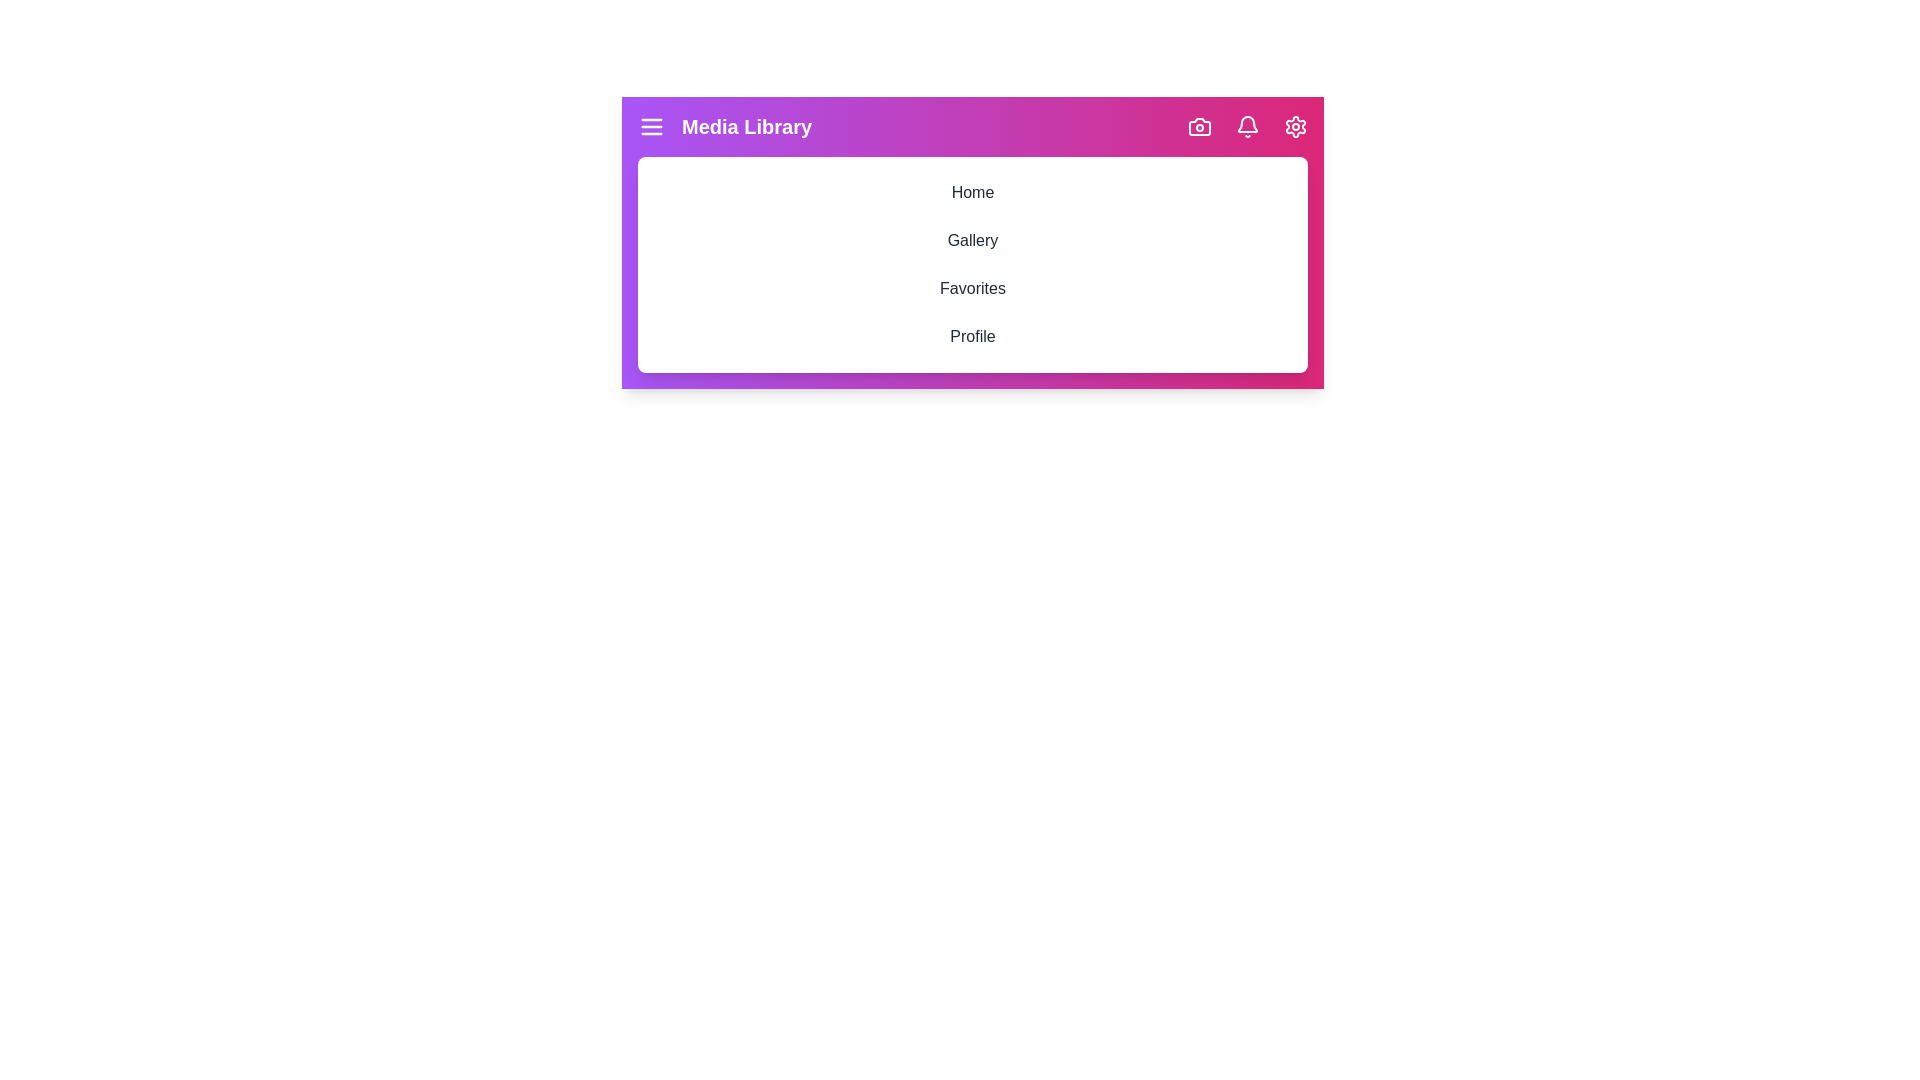 The height and width of the screenshot is (1080, 1920). I want to click on the menu button to toggle the menu visibility, so click(652, 127).